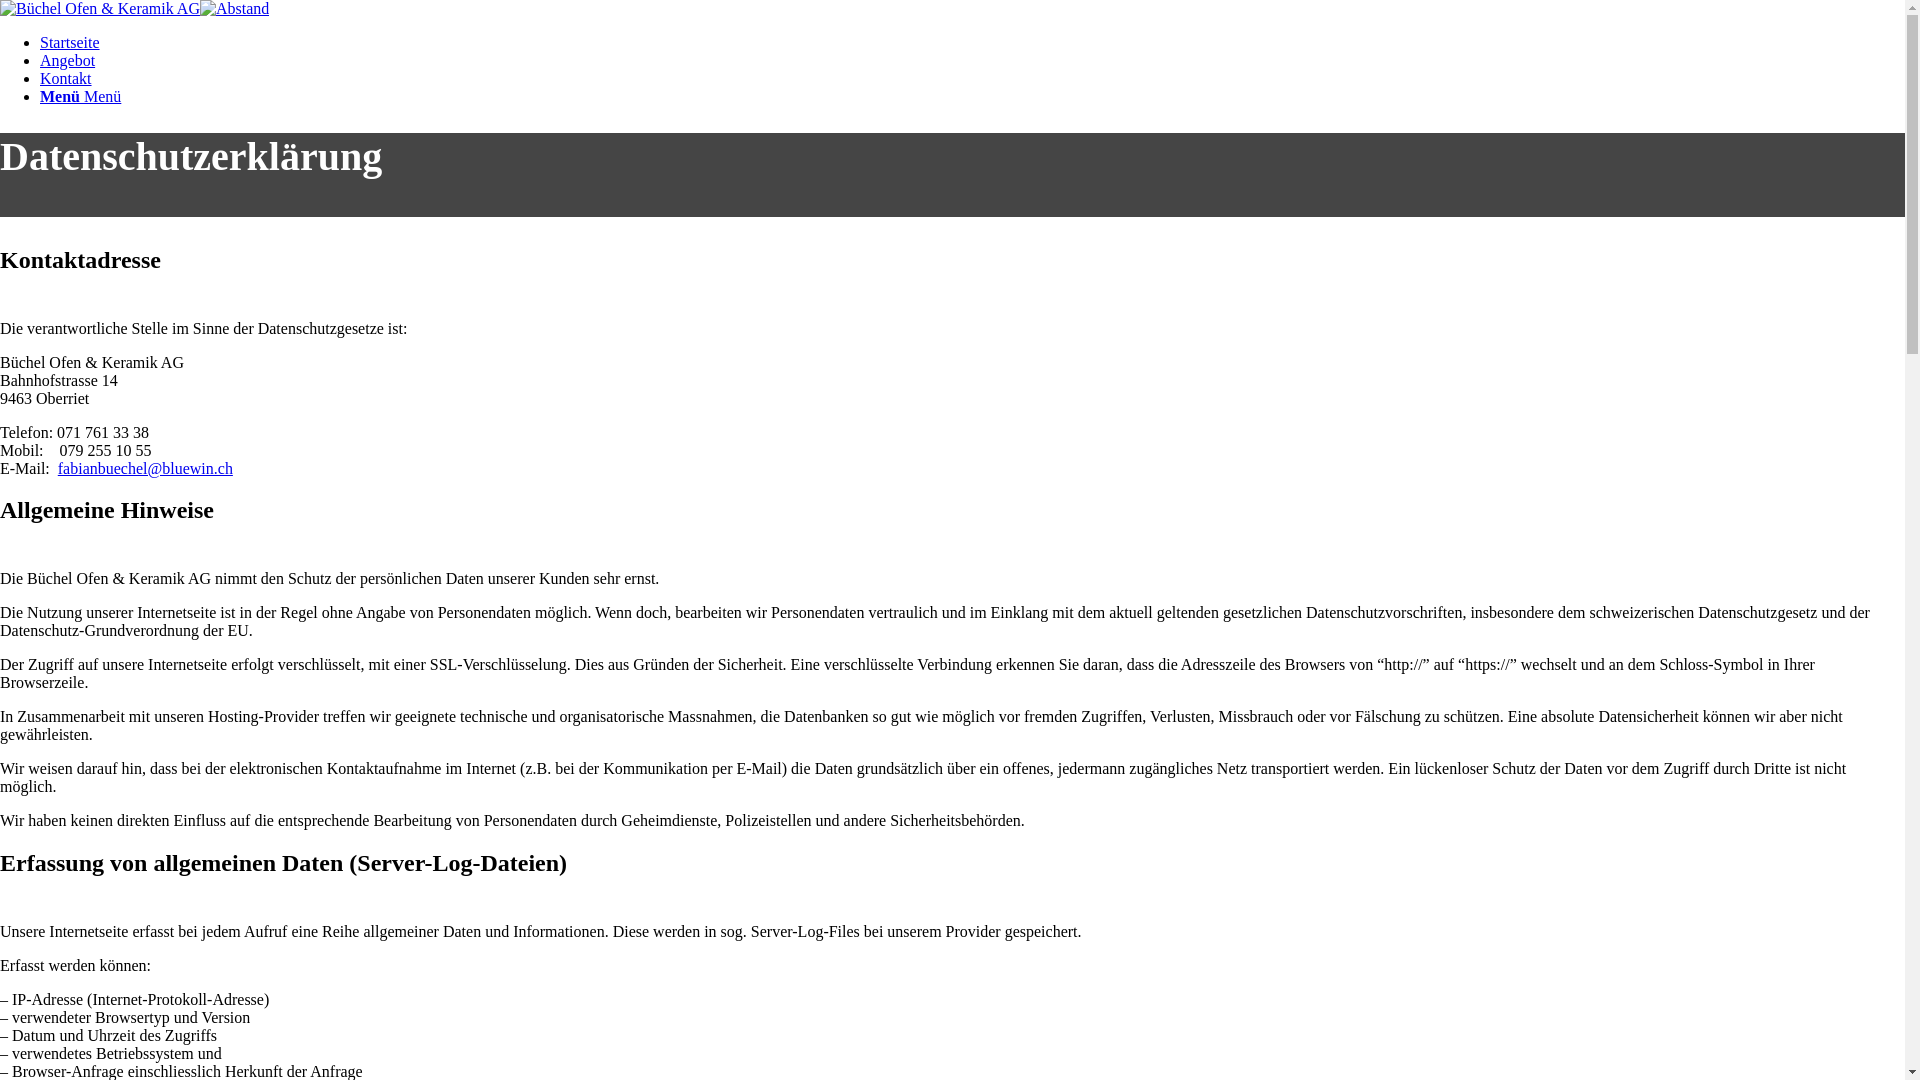 This screenshot has height=1080, width=1920. I want to click on 'fabianbuechel@bluewin.ch', so click(57, 468).